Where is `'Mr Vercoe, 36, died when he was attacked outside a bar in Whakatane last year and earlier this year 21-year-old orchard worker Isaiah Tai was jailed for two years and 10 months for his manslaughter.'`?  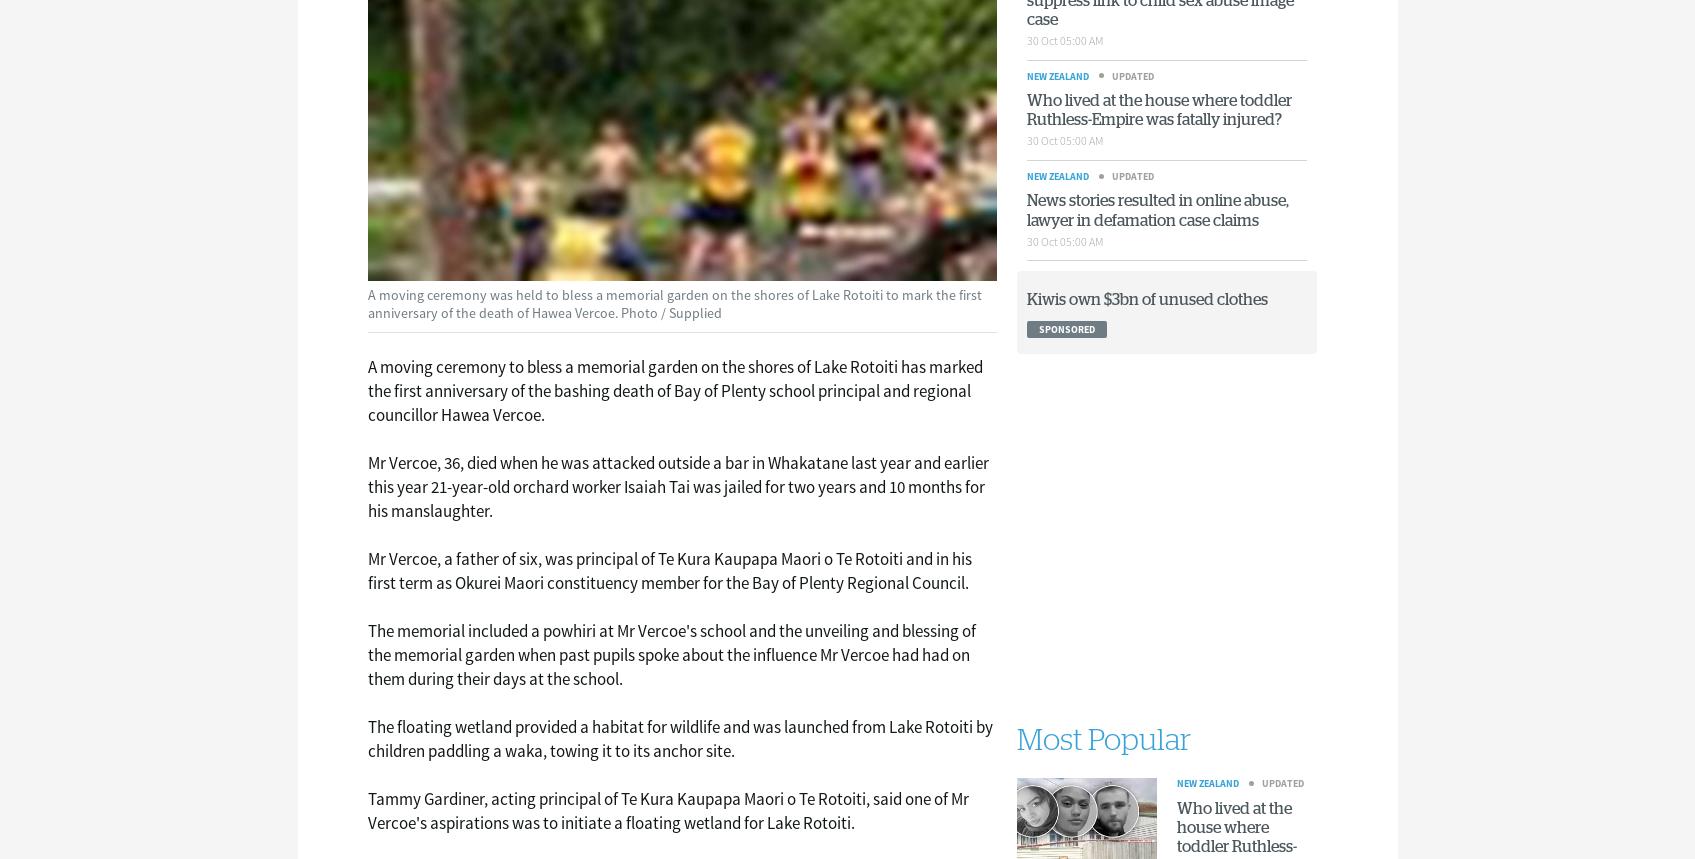
'Mr Vercoe, 36, died when he was attacked outside a bar in Whakatane last year and earlier this year 21-year-old orchard worker Isaiah Tai was jailed for two years and 10 months for his manslaughter.' is located at coordinates (677, 486).